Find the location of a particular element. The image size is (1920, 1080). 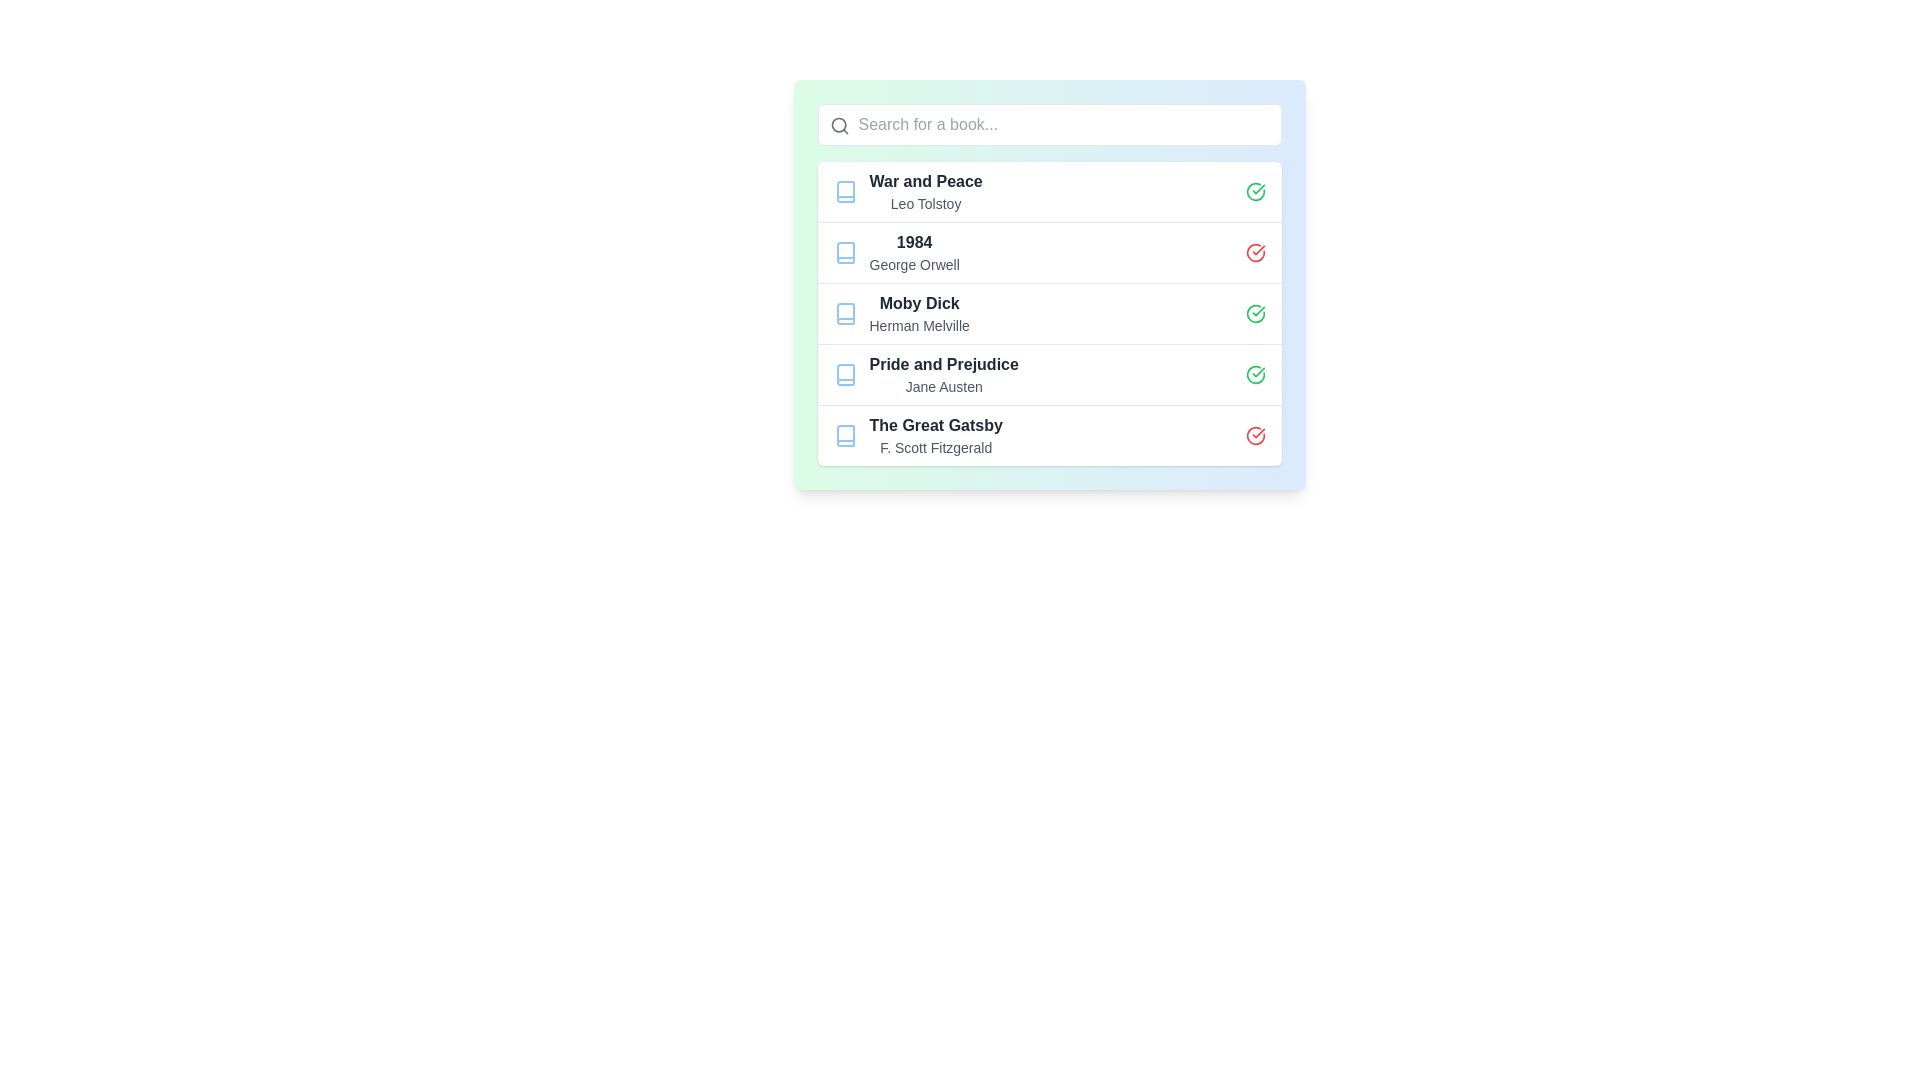

the circular icon with a green border containing a checkmark symbol, located at the far-right end of the row labeled 'Pride and Prejudice' by 'Jane Austen' is located at coordinates (1254, 374).